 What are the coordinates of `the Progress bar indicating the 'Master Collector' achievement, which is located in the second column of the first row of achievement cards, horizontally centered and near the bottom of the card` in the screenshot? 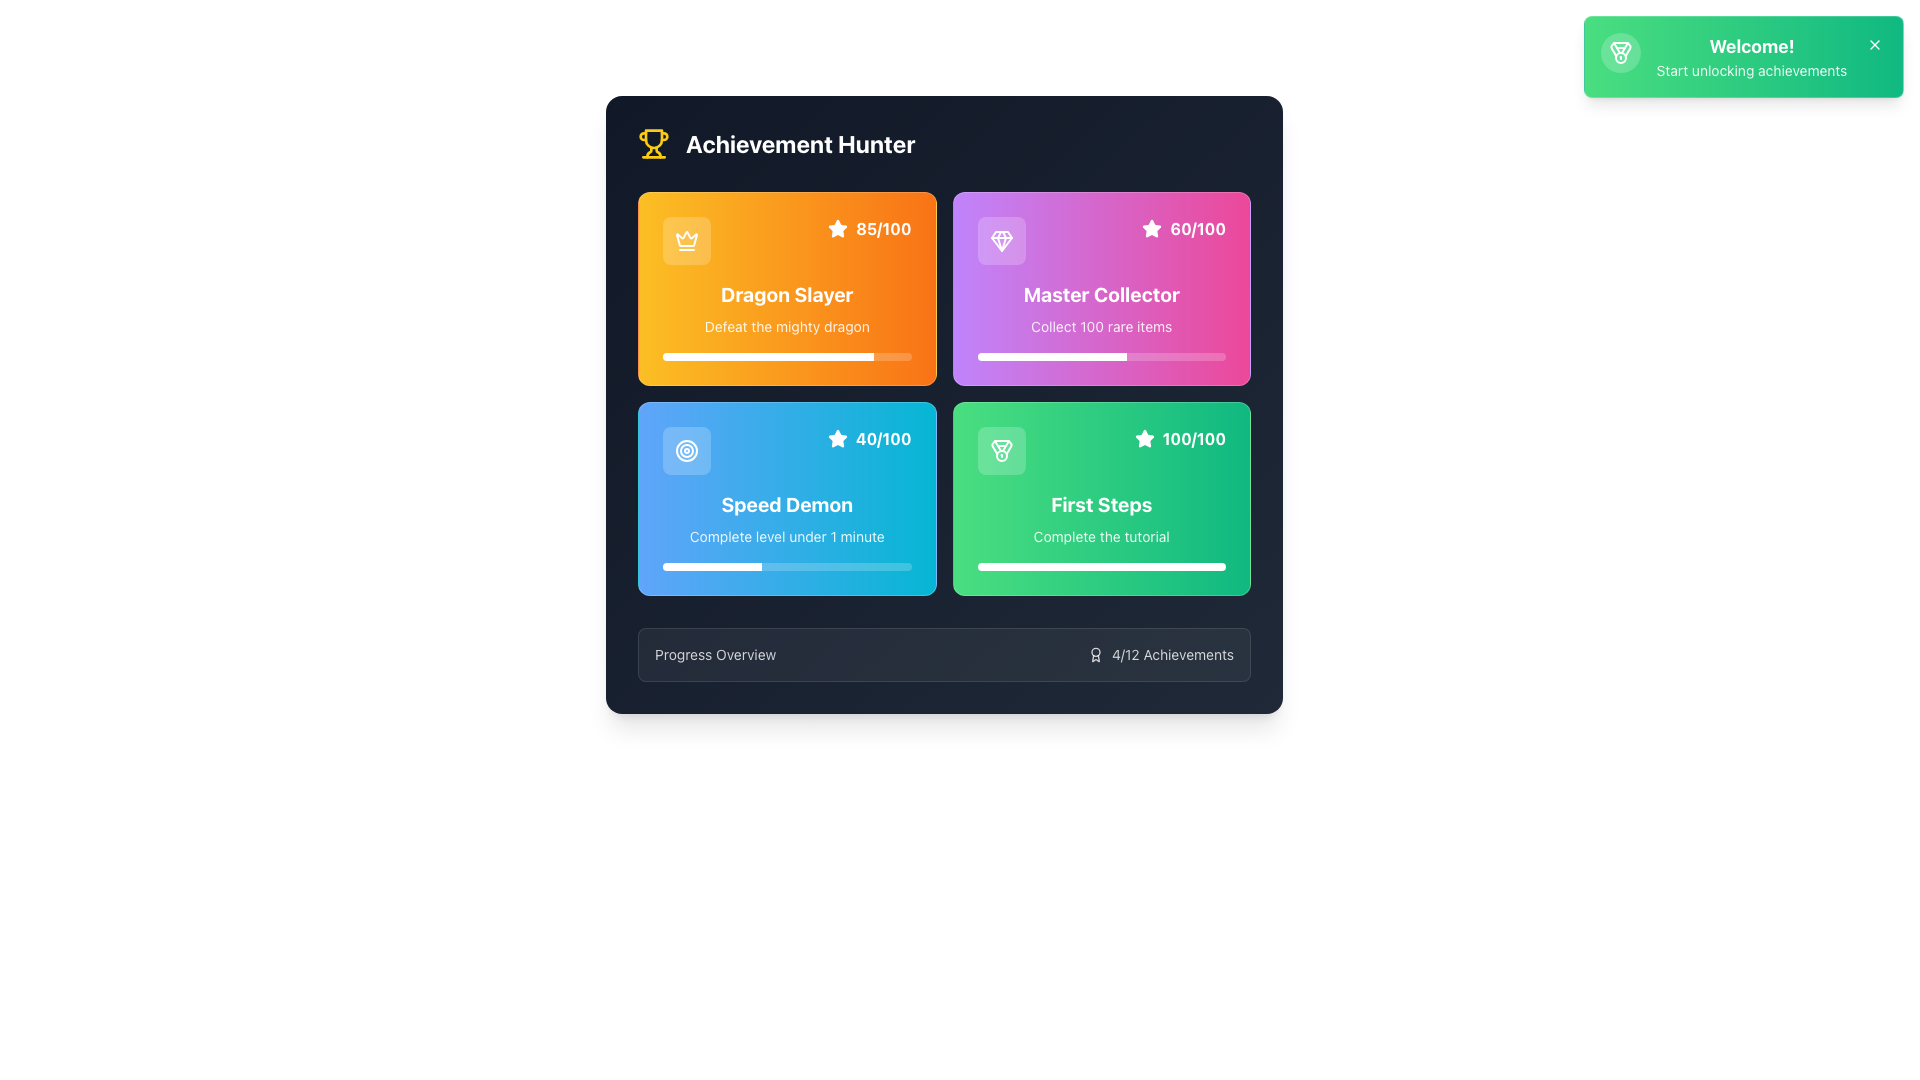 It's located at (1100, 356).